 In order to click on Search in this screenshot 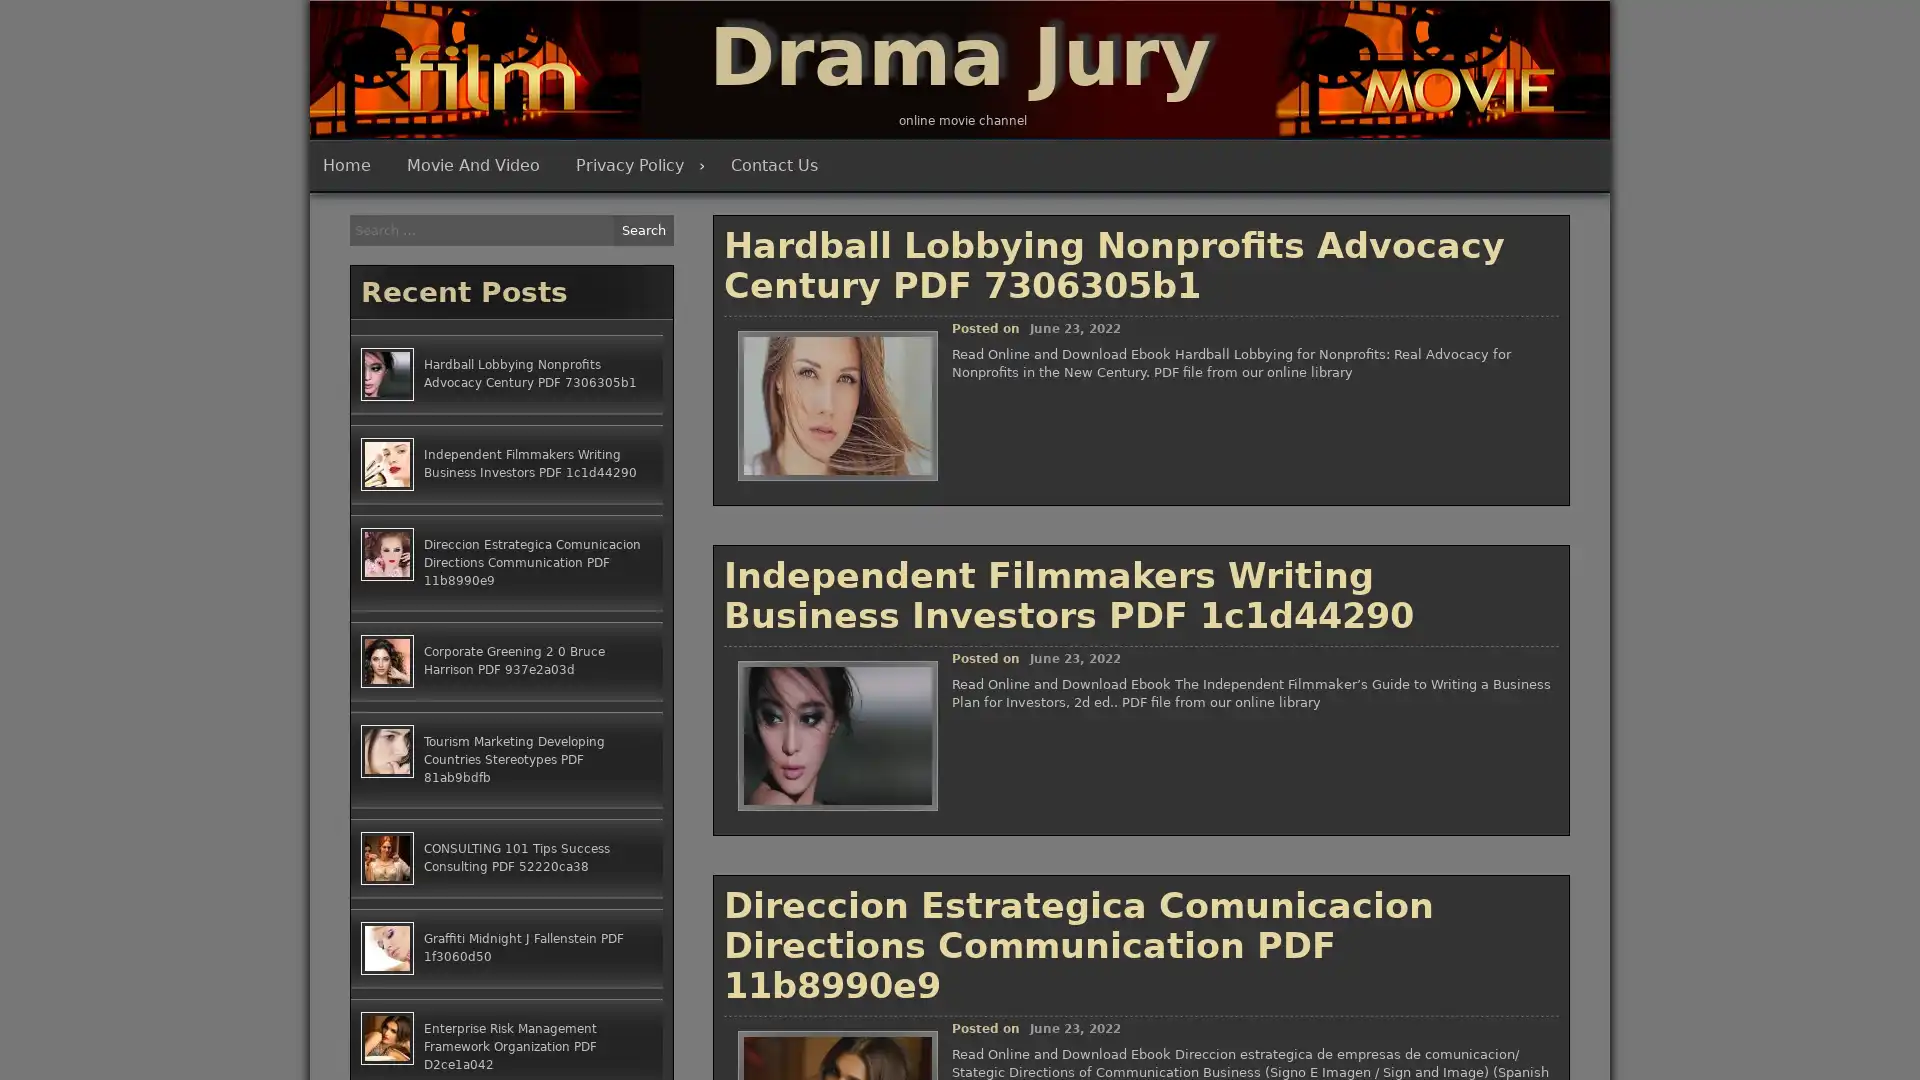, I will do `click(643, 229)`.